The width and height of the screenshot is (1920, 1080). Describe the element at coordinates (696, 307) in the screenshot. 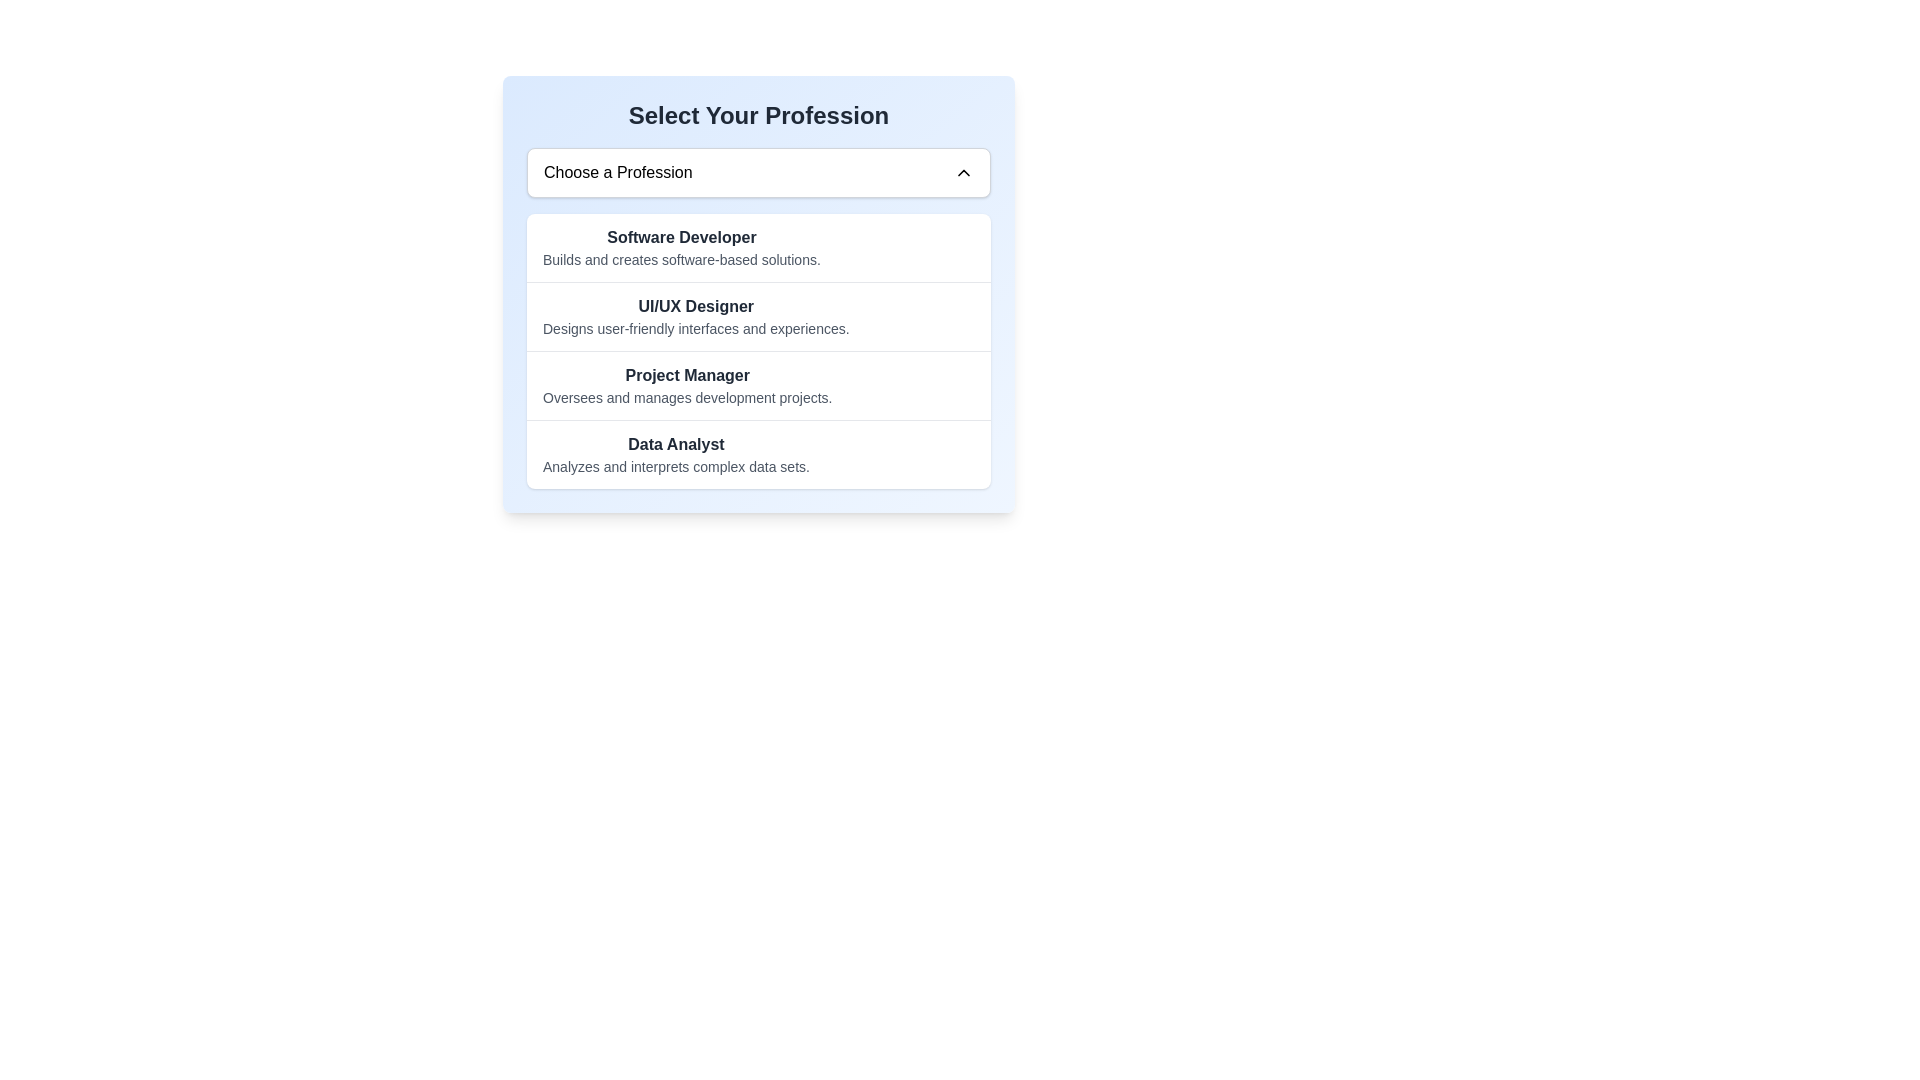

I see `text label displaying 'UI/UX Designer', which is styled in bold and dark gray, positioned at the center of the second row of selectable options` at that location.